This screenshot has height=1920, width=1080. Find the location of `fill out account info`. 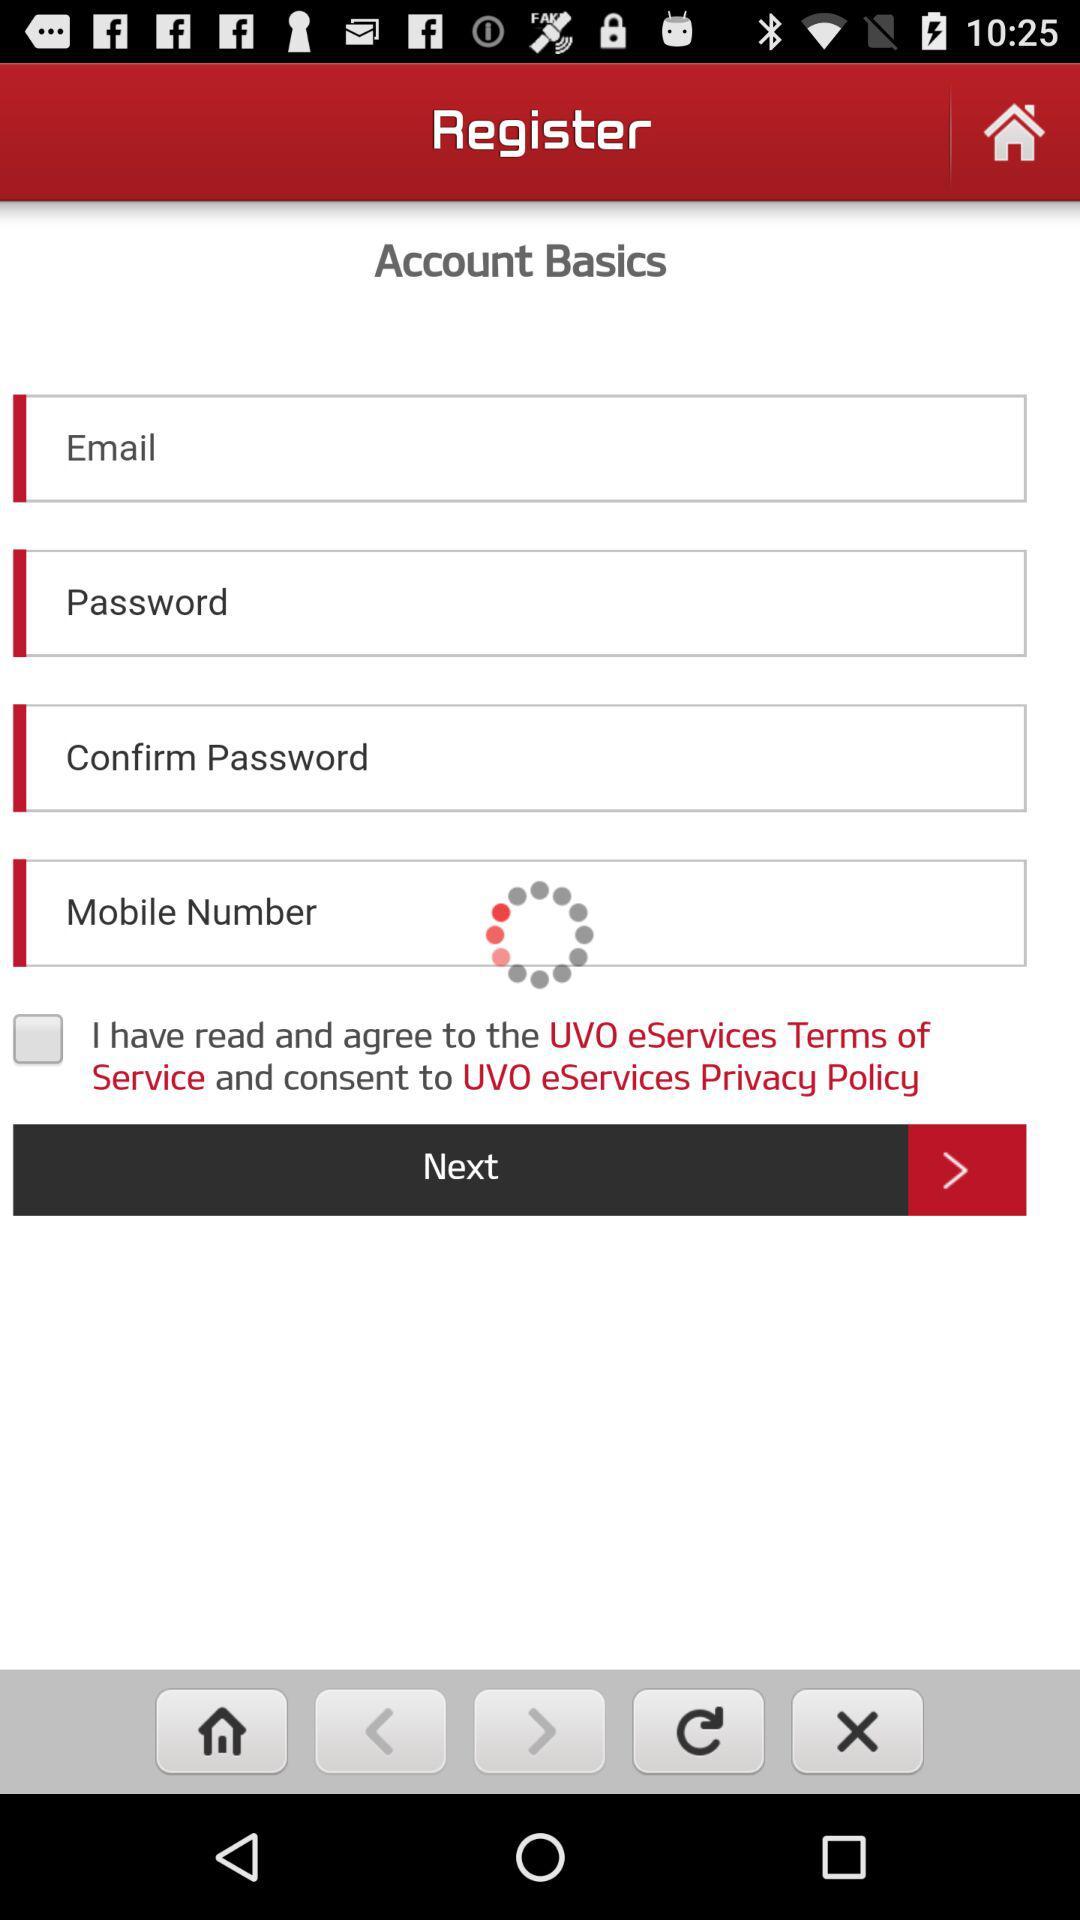

fill out account info is located at coordinates (540, 933).